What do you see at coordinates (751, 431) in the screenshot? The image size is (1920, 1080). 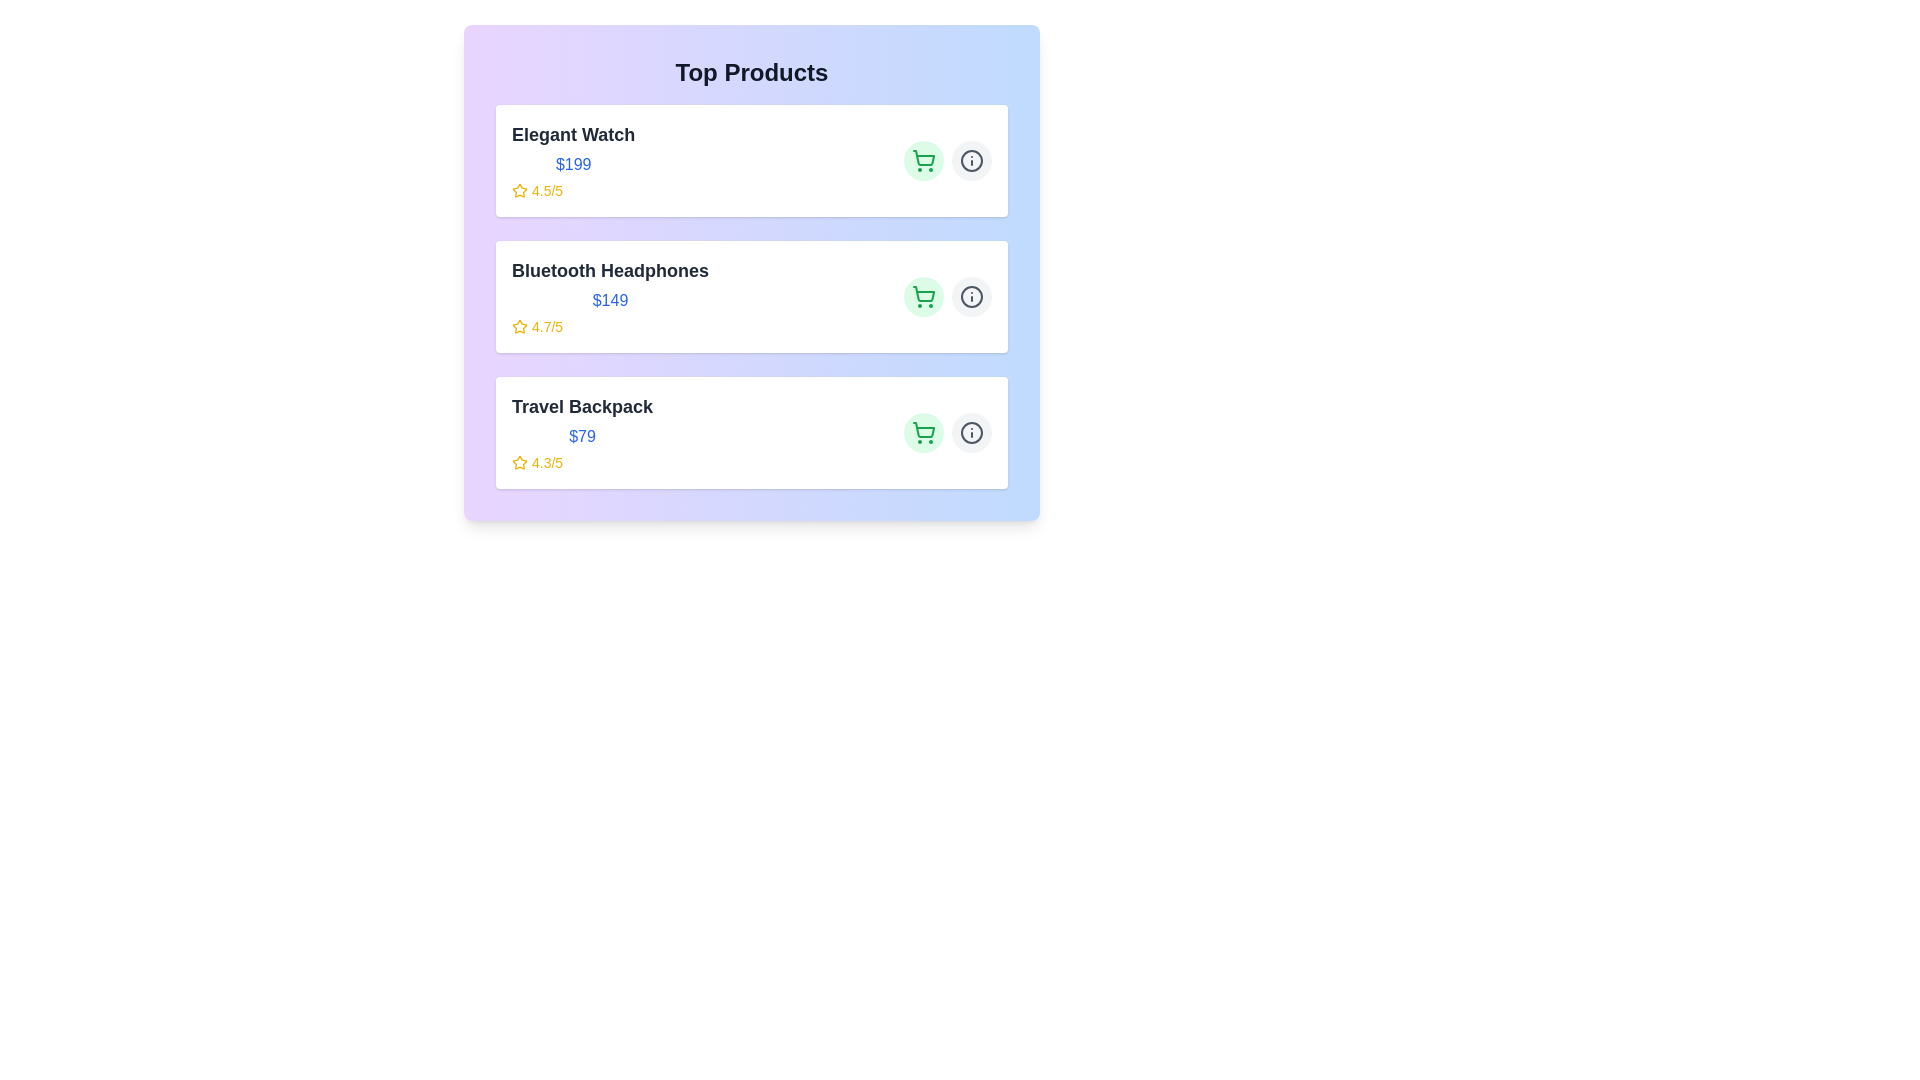 I see `the product card for Travel Backpack` at bounding box center [751, 431].